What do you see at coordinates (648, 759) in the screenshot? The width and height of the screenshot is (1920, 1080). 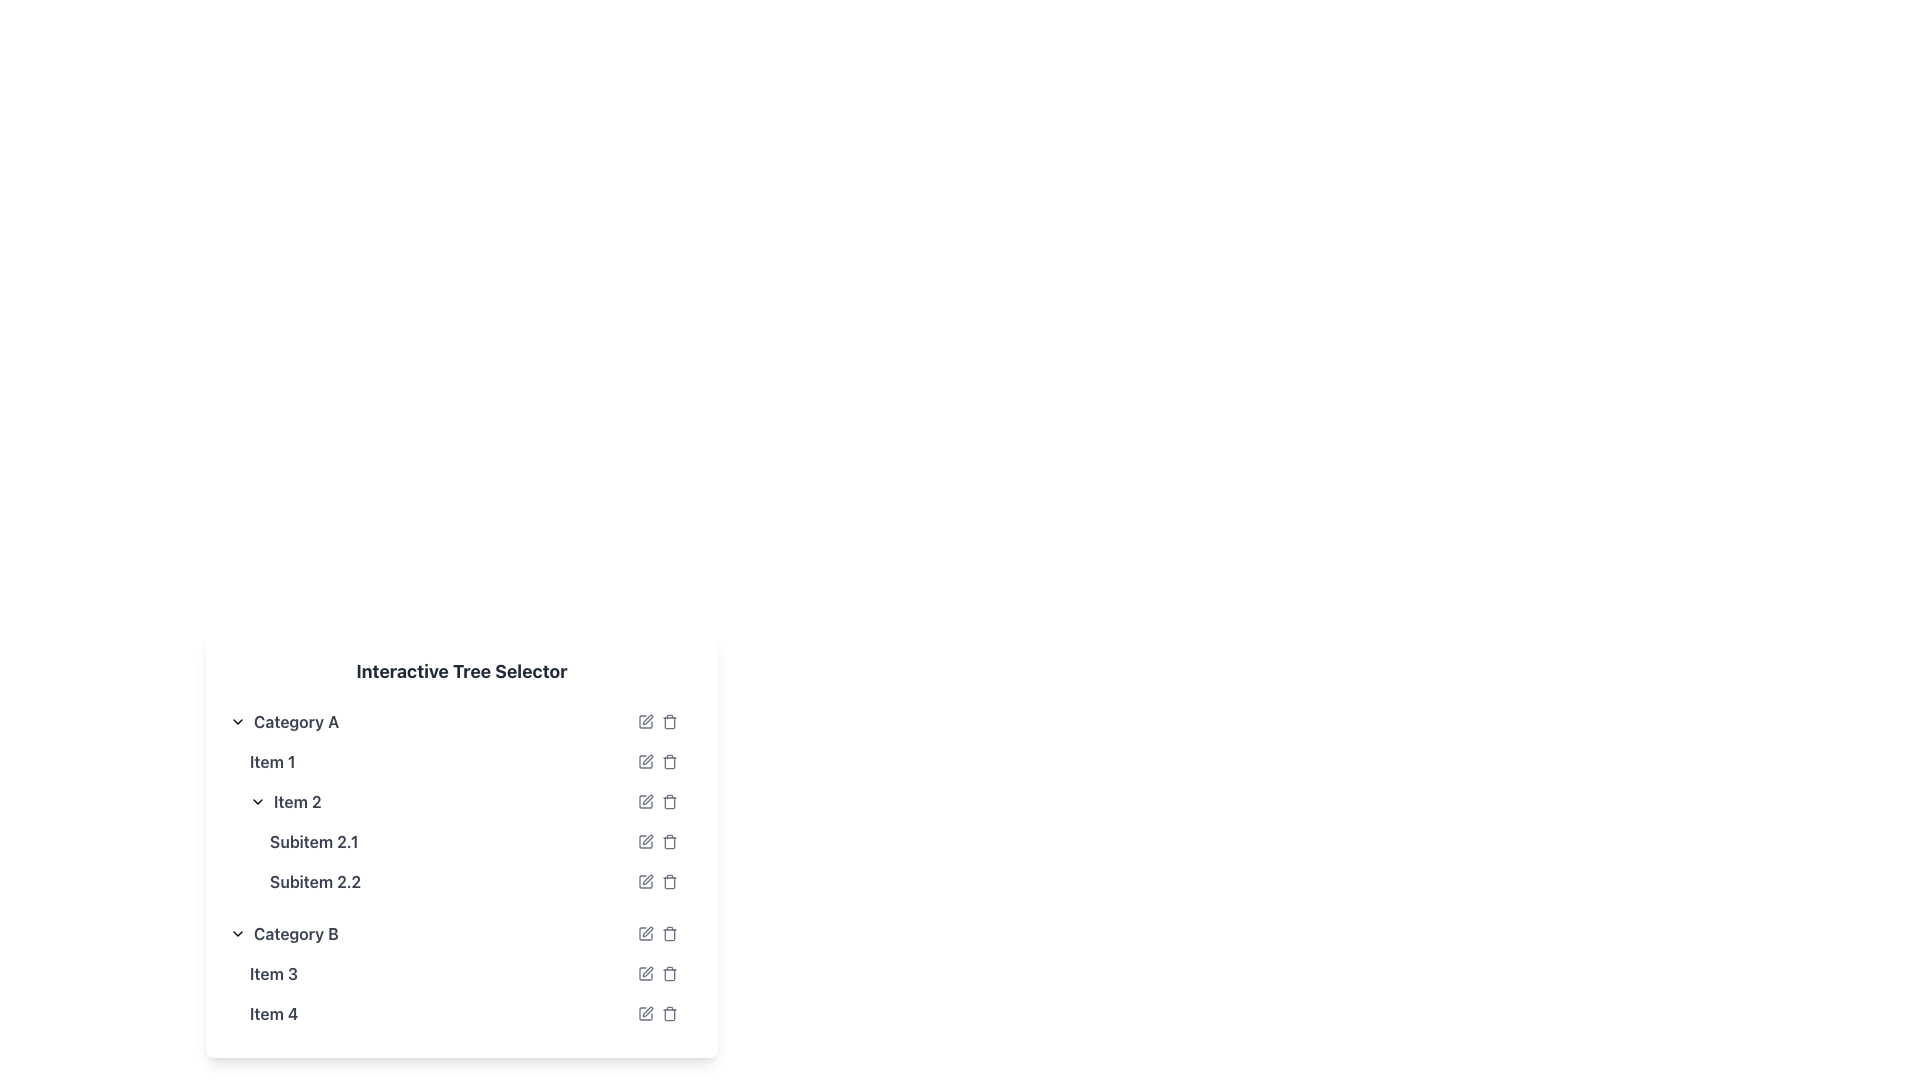 I see `the pencil icon representing the edit functionality for 'Item 1'` at bounding box center [648, 759].